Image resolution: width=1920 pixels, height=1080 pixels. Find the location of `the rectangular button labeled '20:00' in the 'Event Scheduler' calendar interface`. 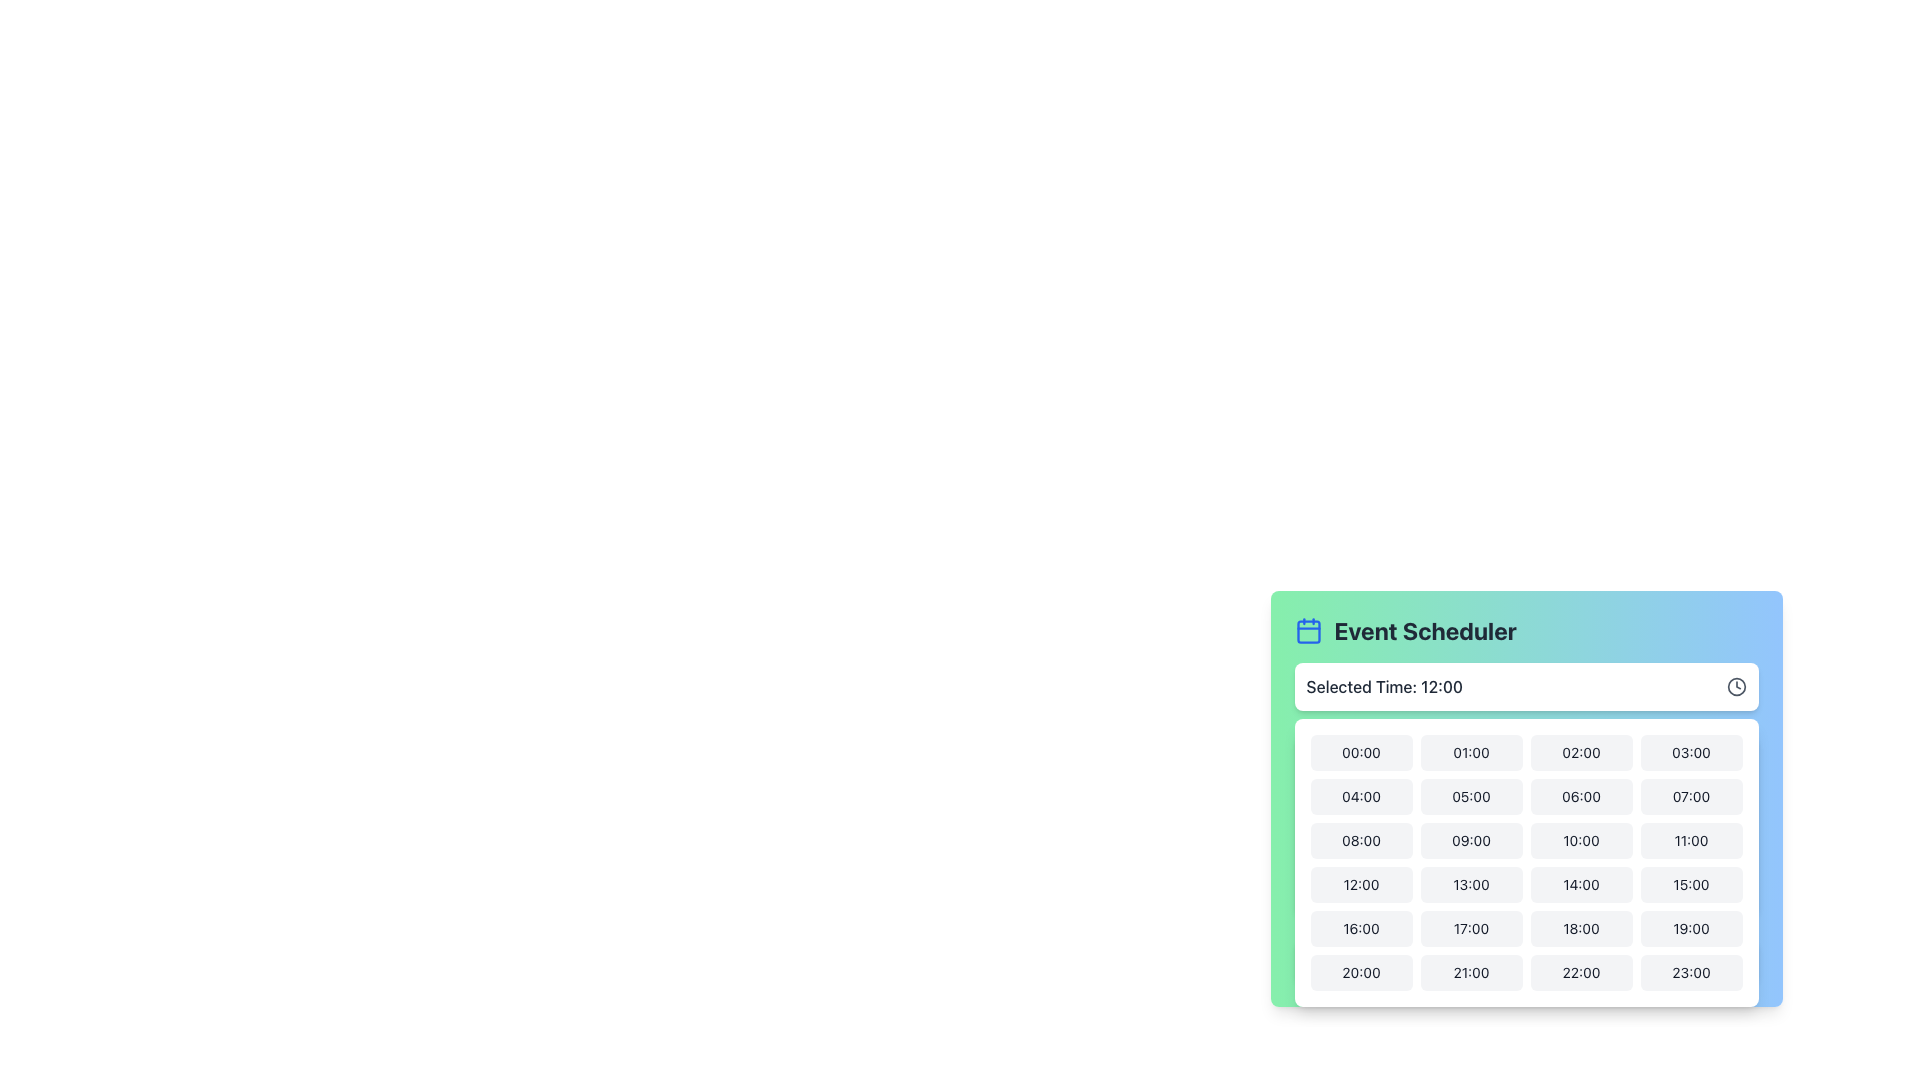

the rectangular button labeled '20:00' in the 'Event Scheduler' calendar interface is located at coordinates (1360, 971).